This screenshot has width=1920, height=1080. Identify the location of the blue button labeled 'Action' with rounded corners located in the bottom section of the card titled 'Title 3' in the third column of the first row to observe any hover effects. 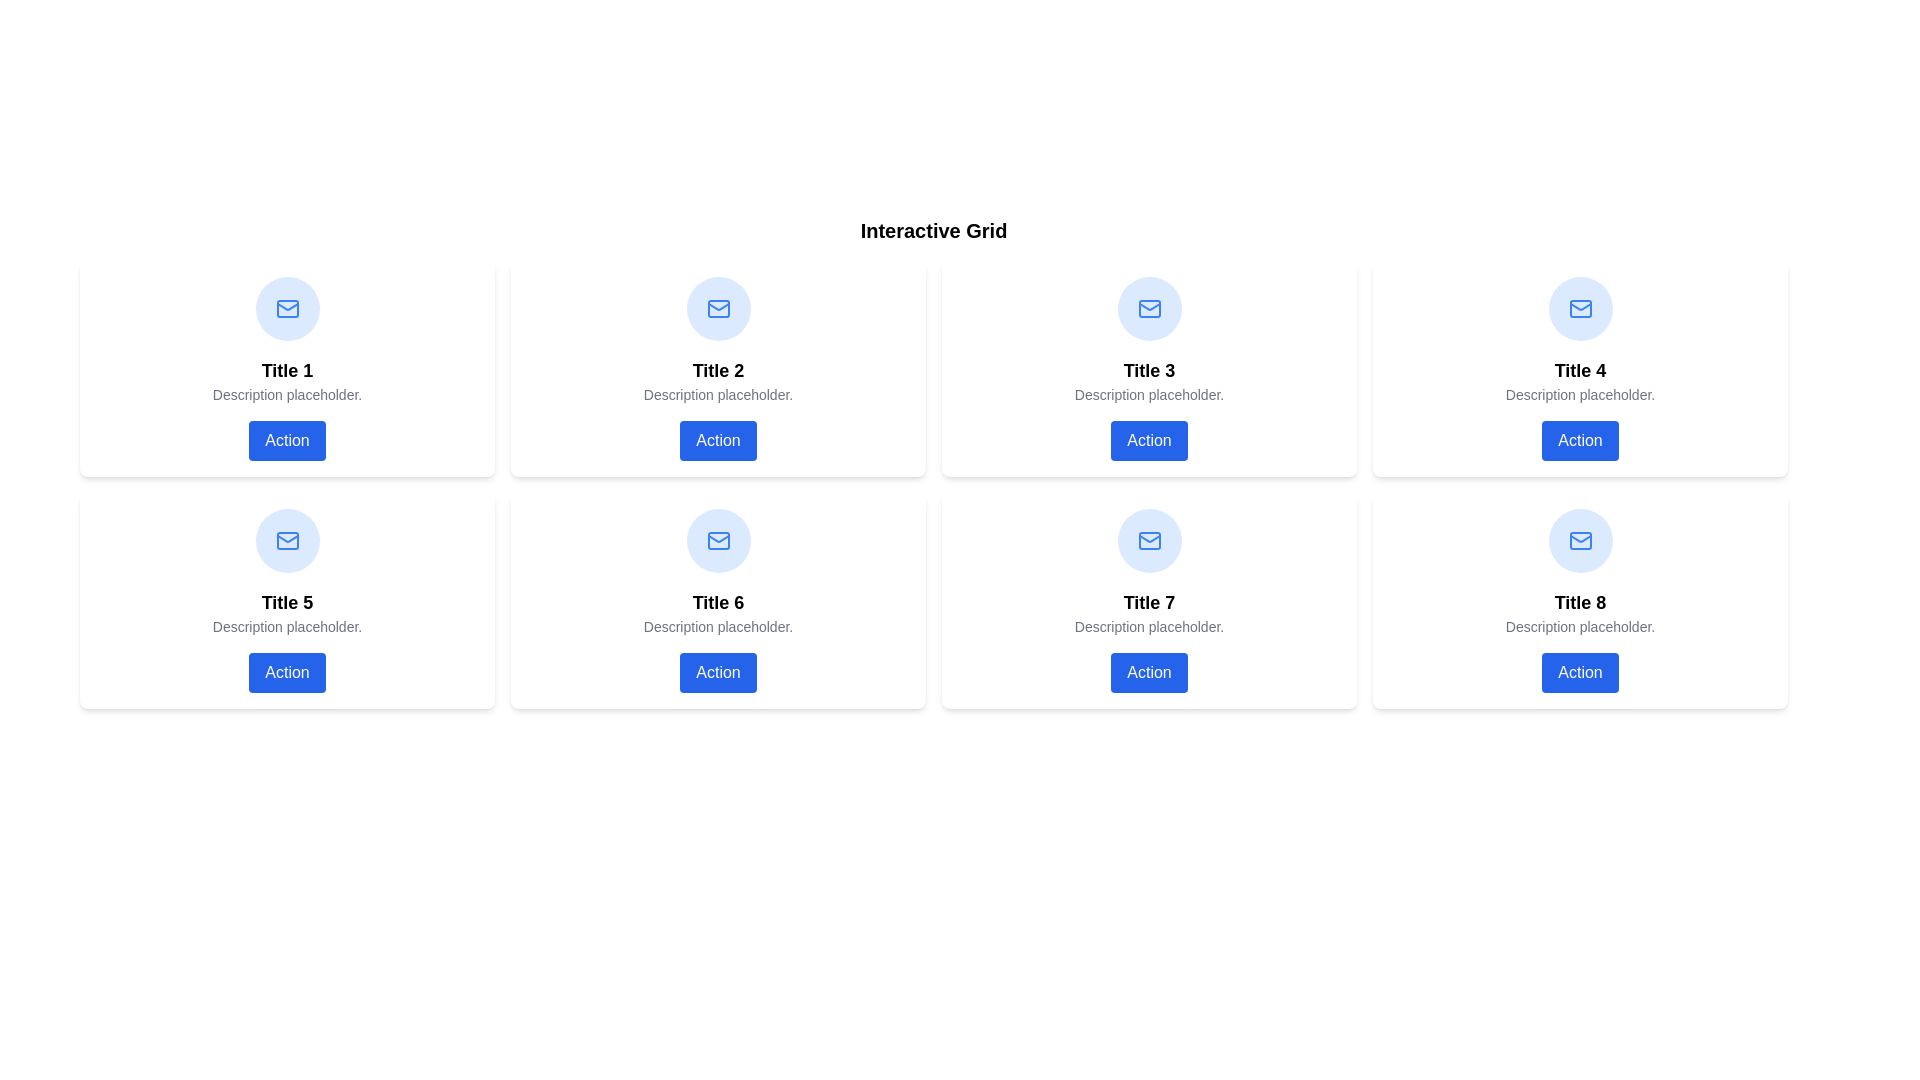
(1149, 439).